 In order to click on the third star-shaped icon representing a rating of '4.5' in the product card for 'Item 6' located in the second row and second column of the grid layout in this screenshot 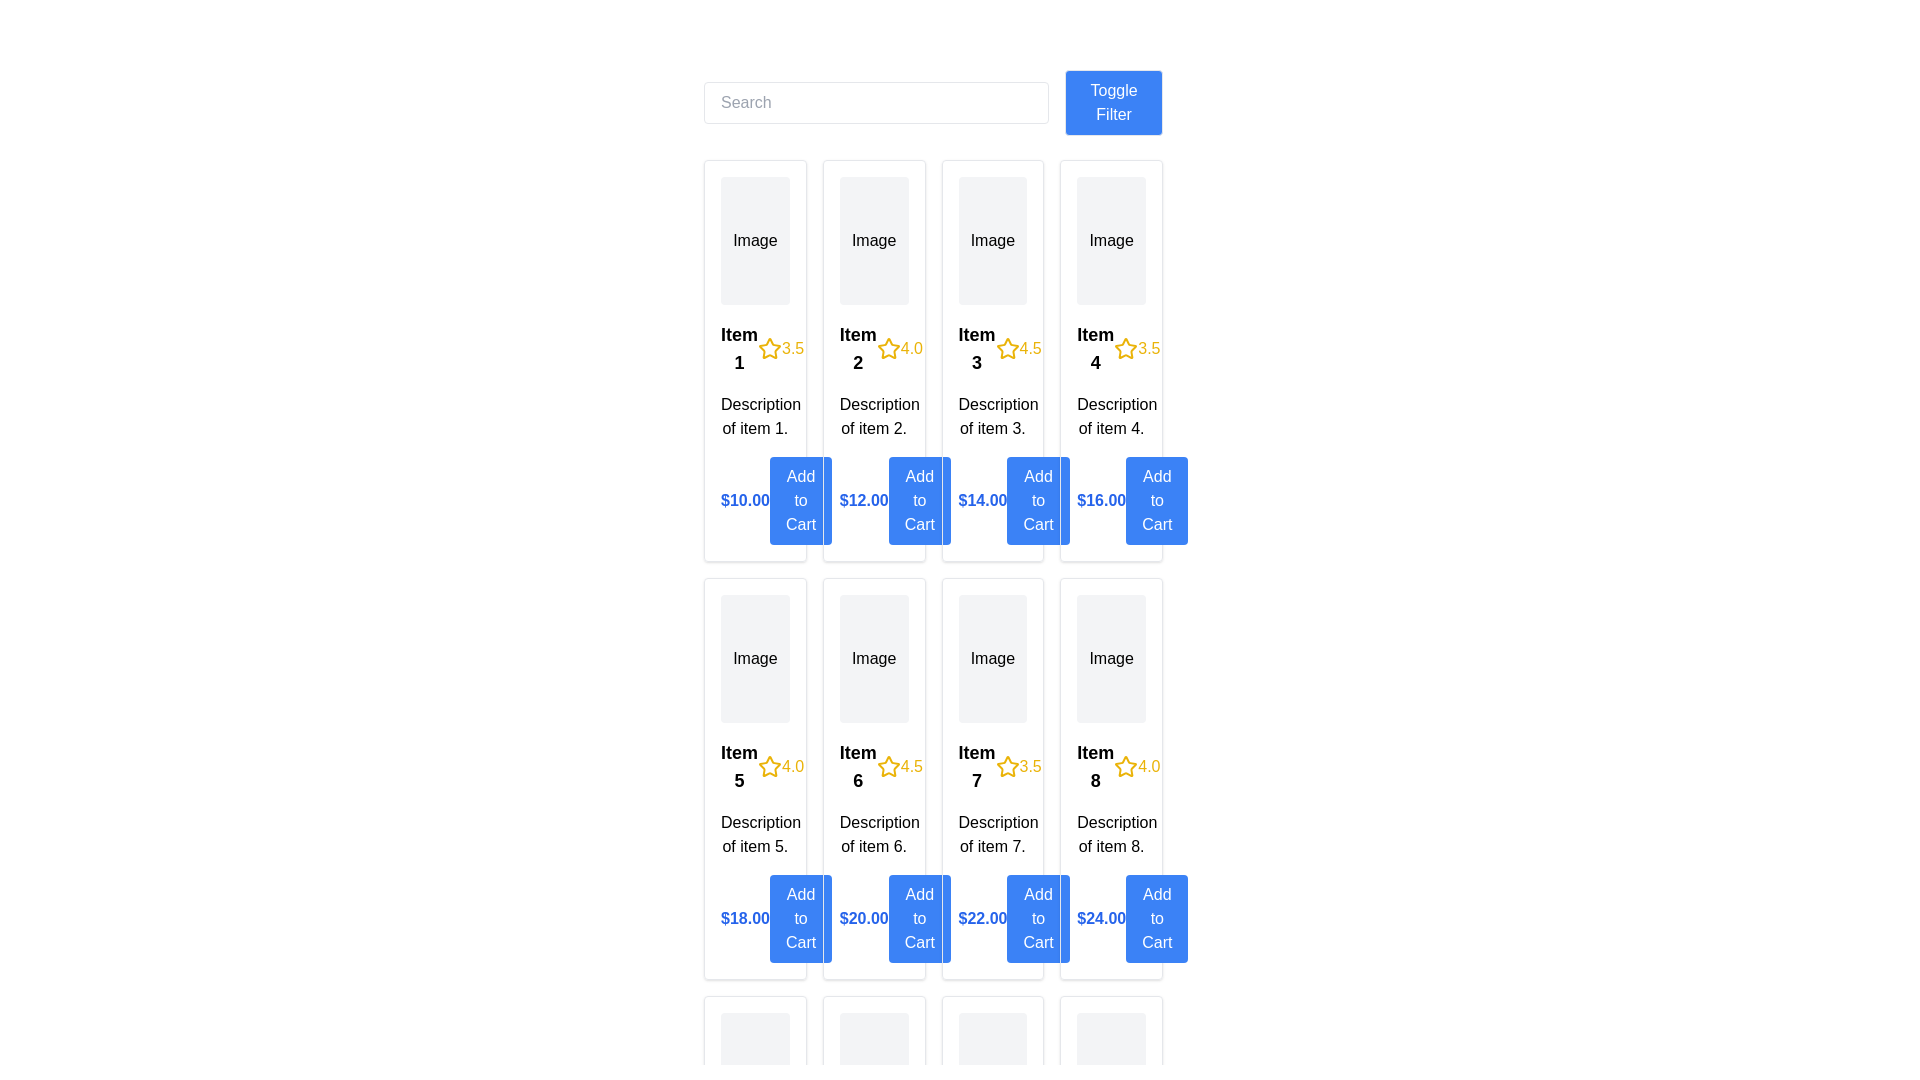, I will do `click(887, 766)`.